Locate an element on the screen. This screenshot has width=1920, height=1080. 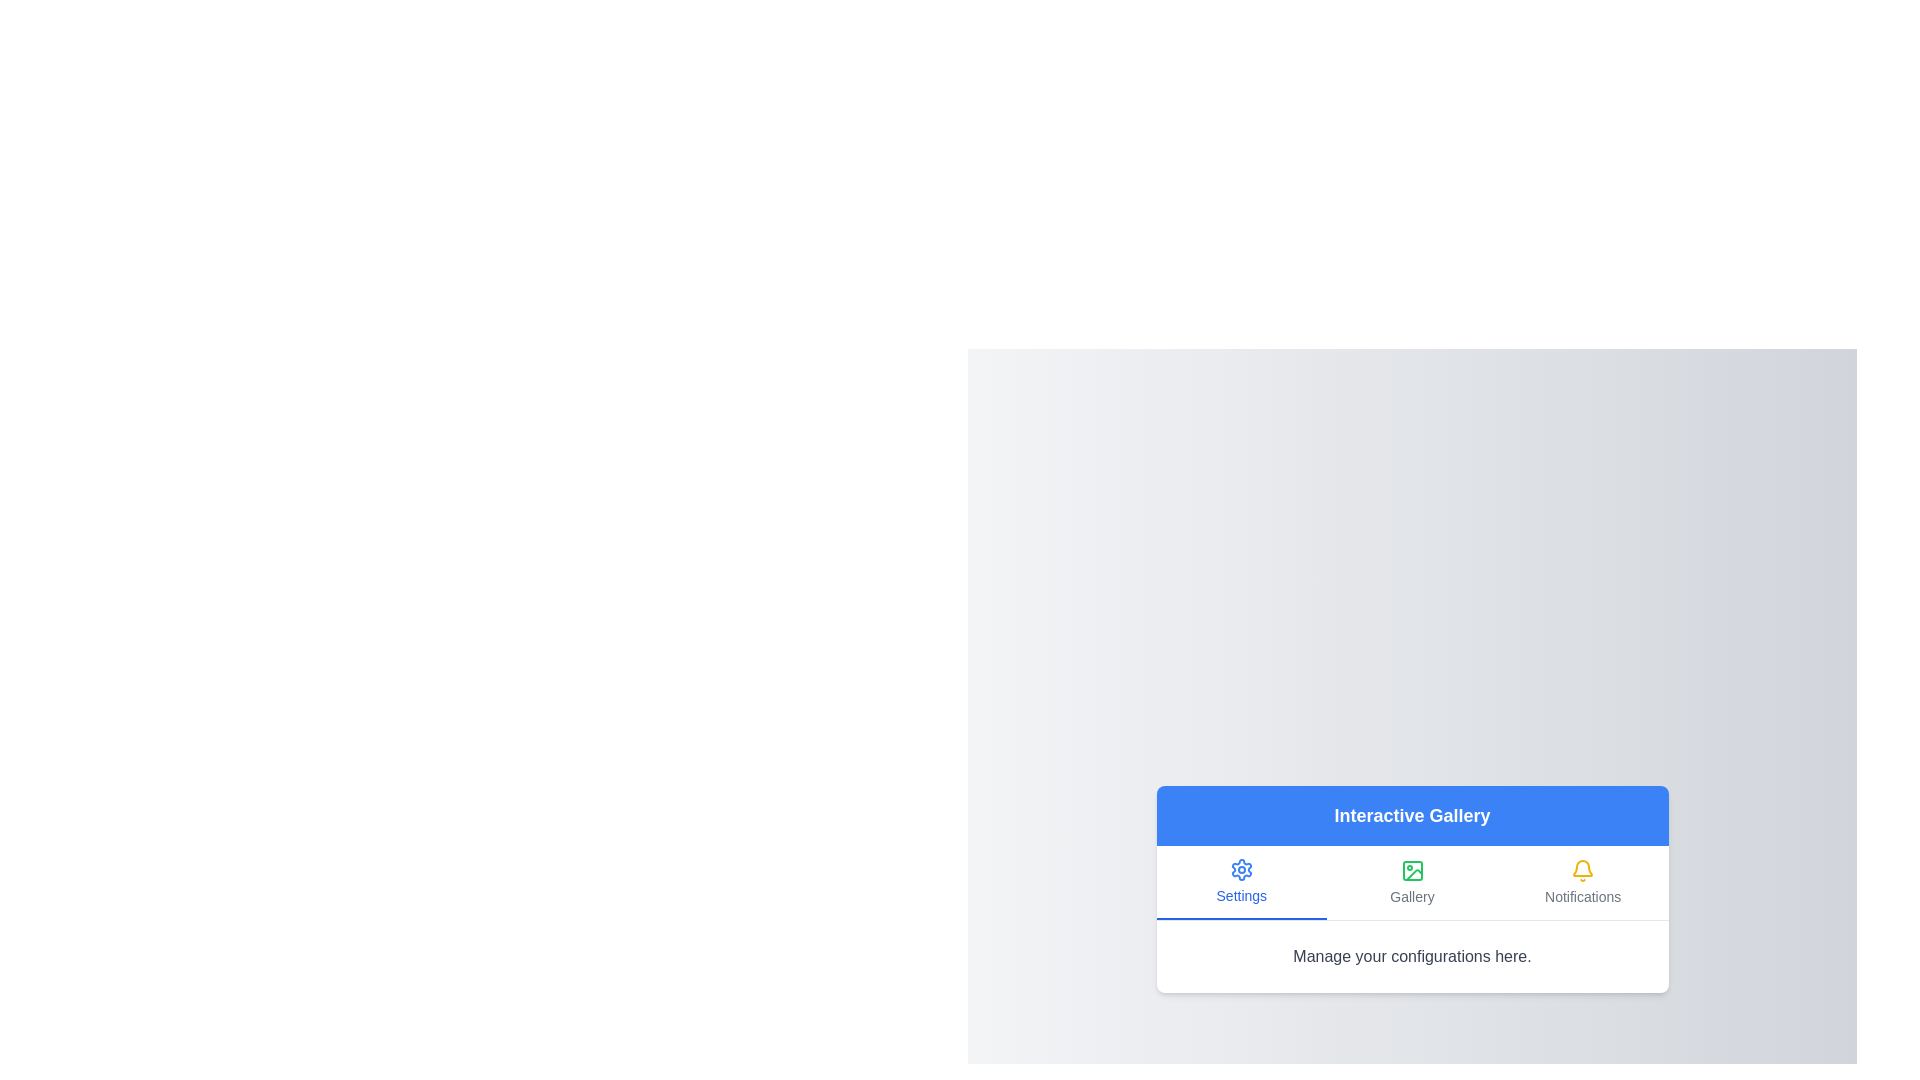
the tab labeled Notifications is located at coordinates (1582, 881).